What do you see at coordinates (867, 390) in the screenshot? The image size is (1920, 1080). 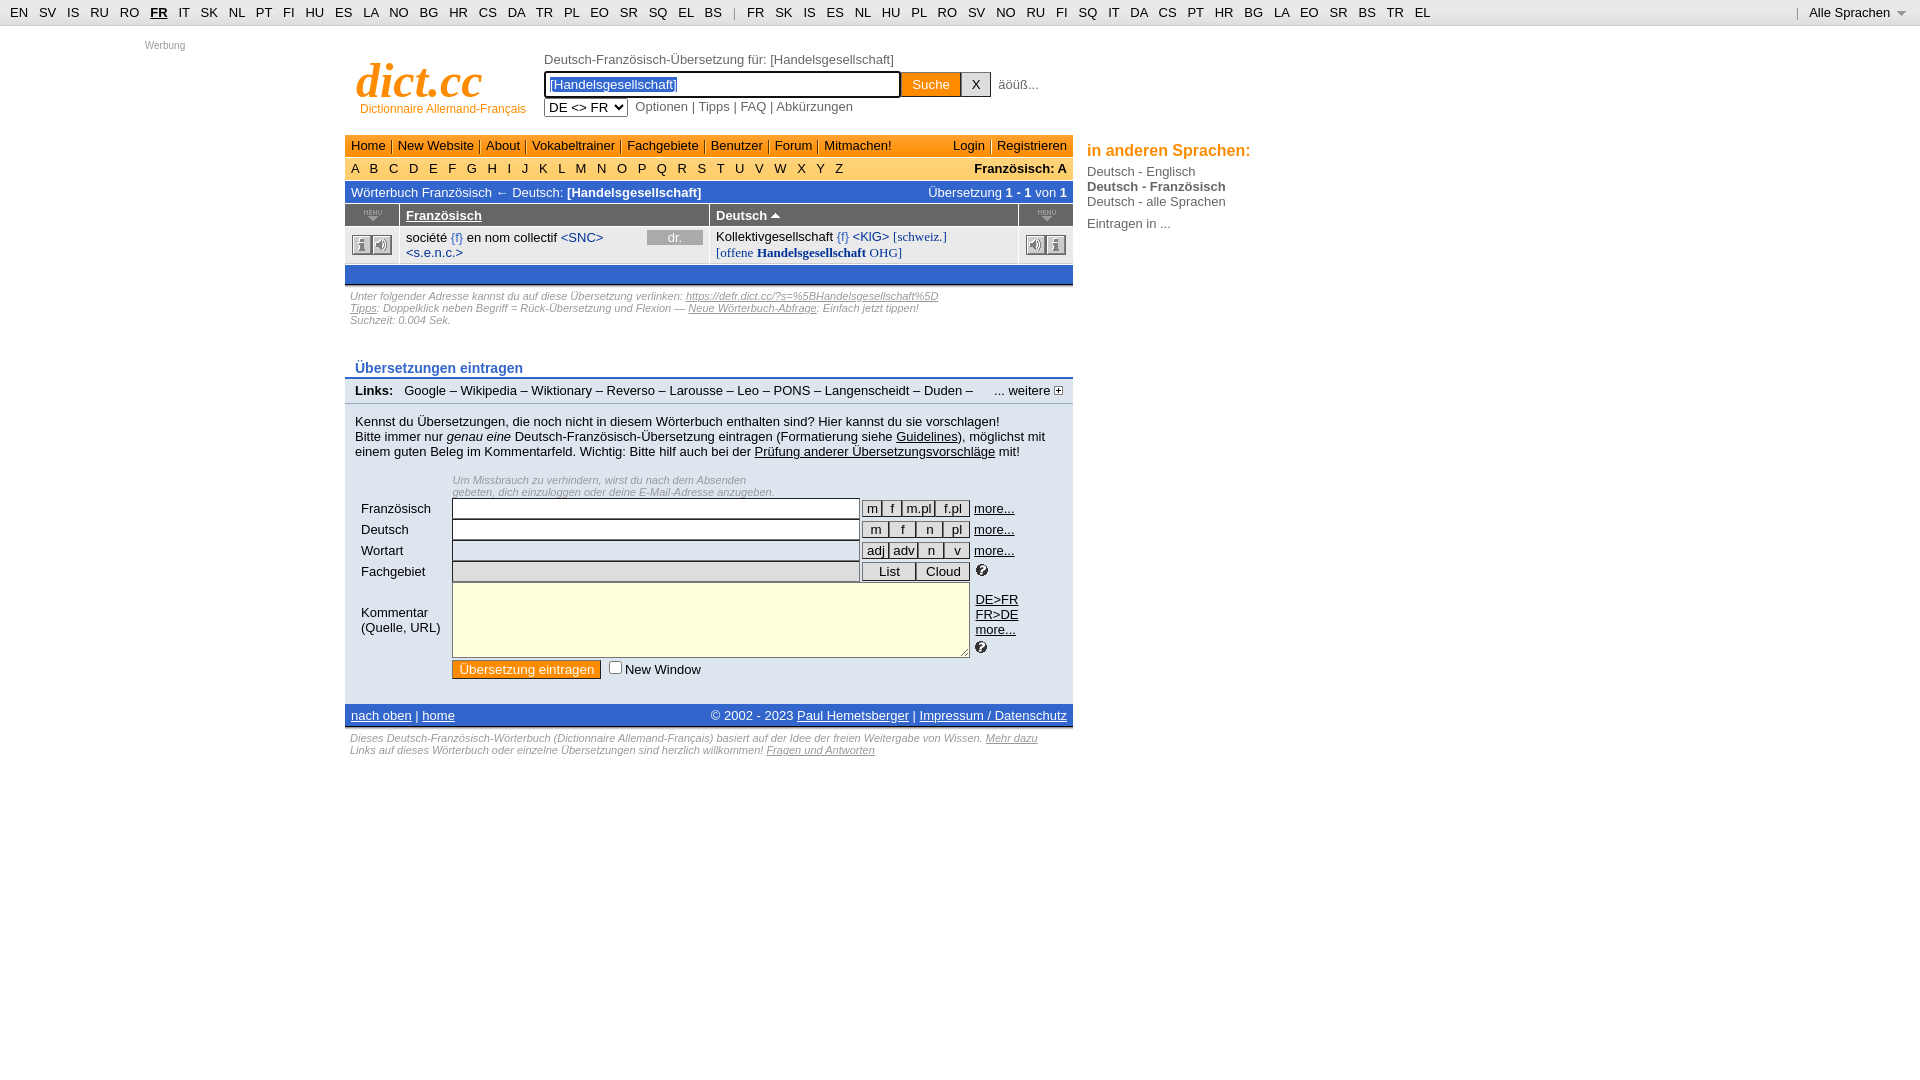 I see `'Langenscheidt'` at bounding box center [867, 390].